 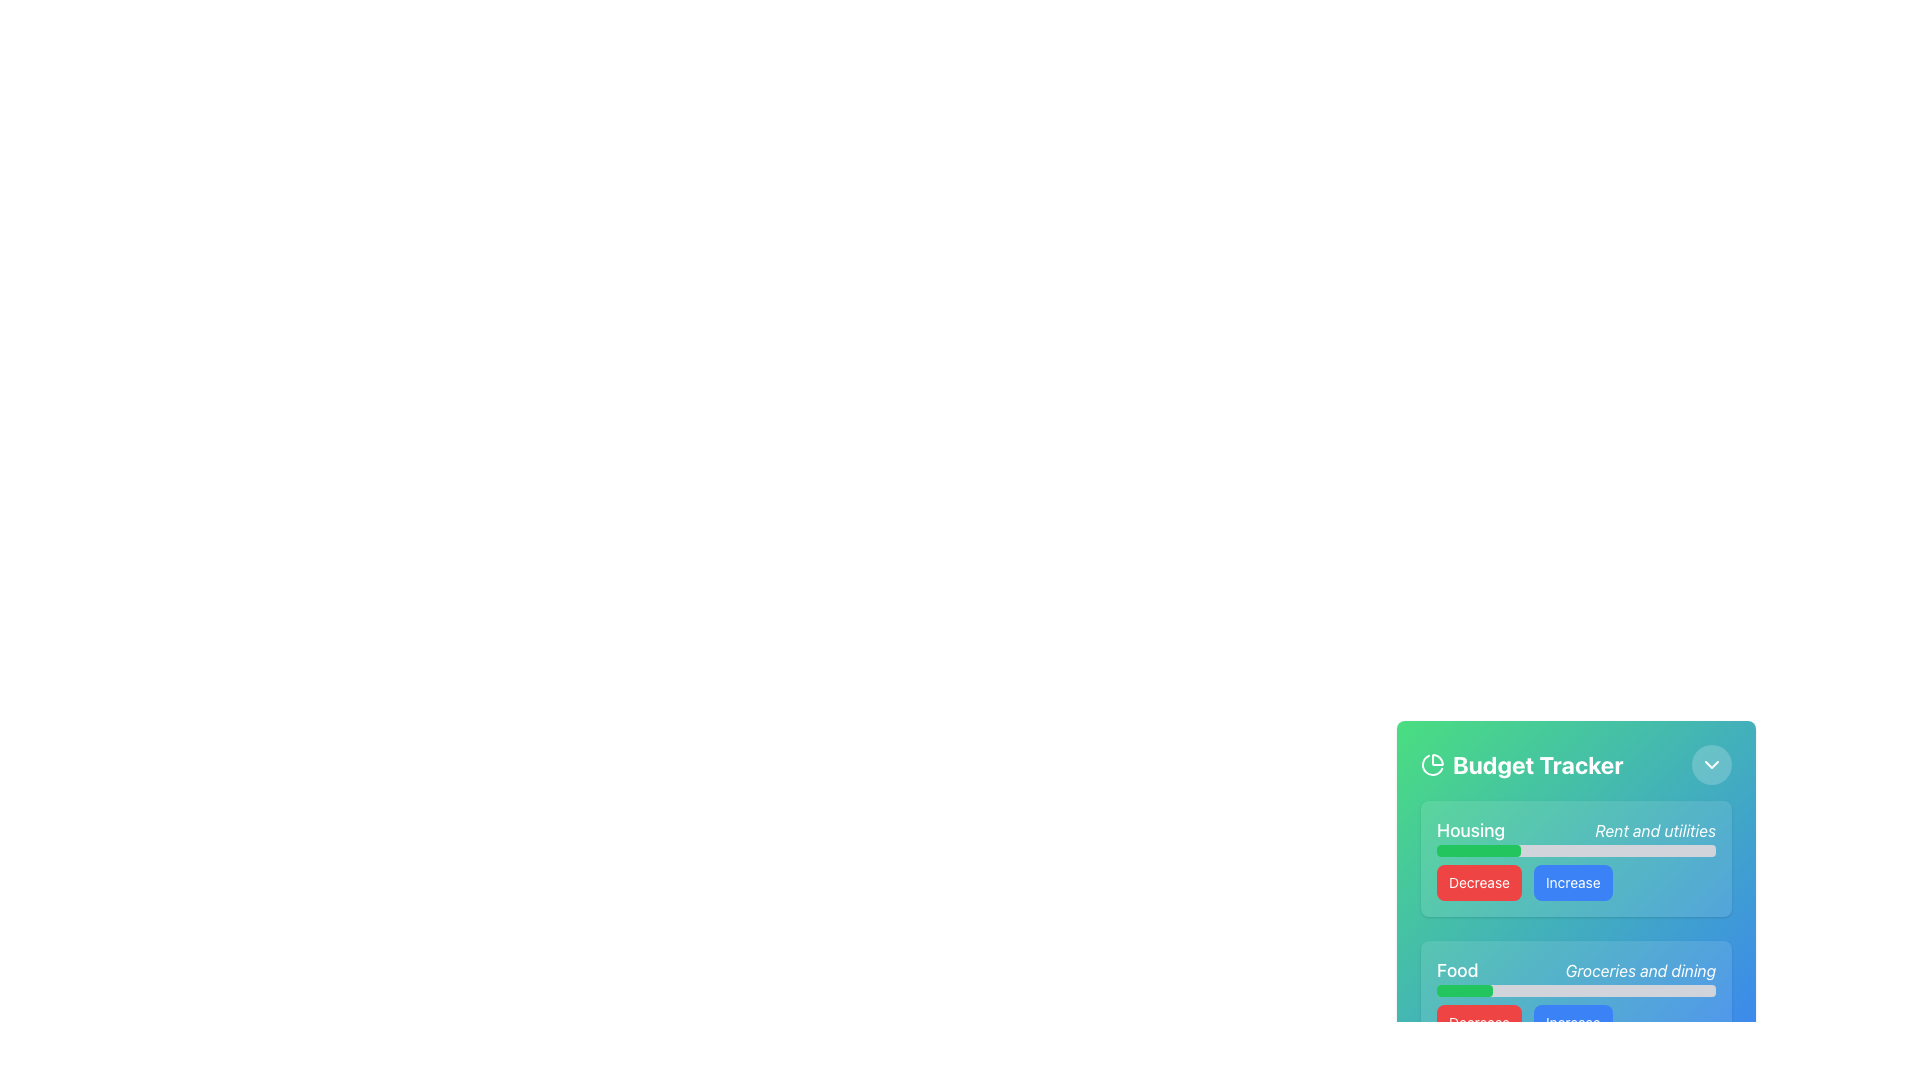 What do you see at coordinates (1575, 858) in the screenshot?
I see `the progress bar of the housing expenses category in the budget tracker application` at bounding box center [1575, 858].